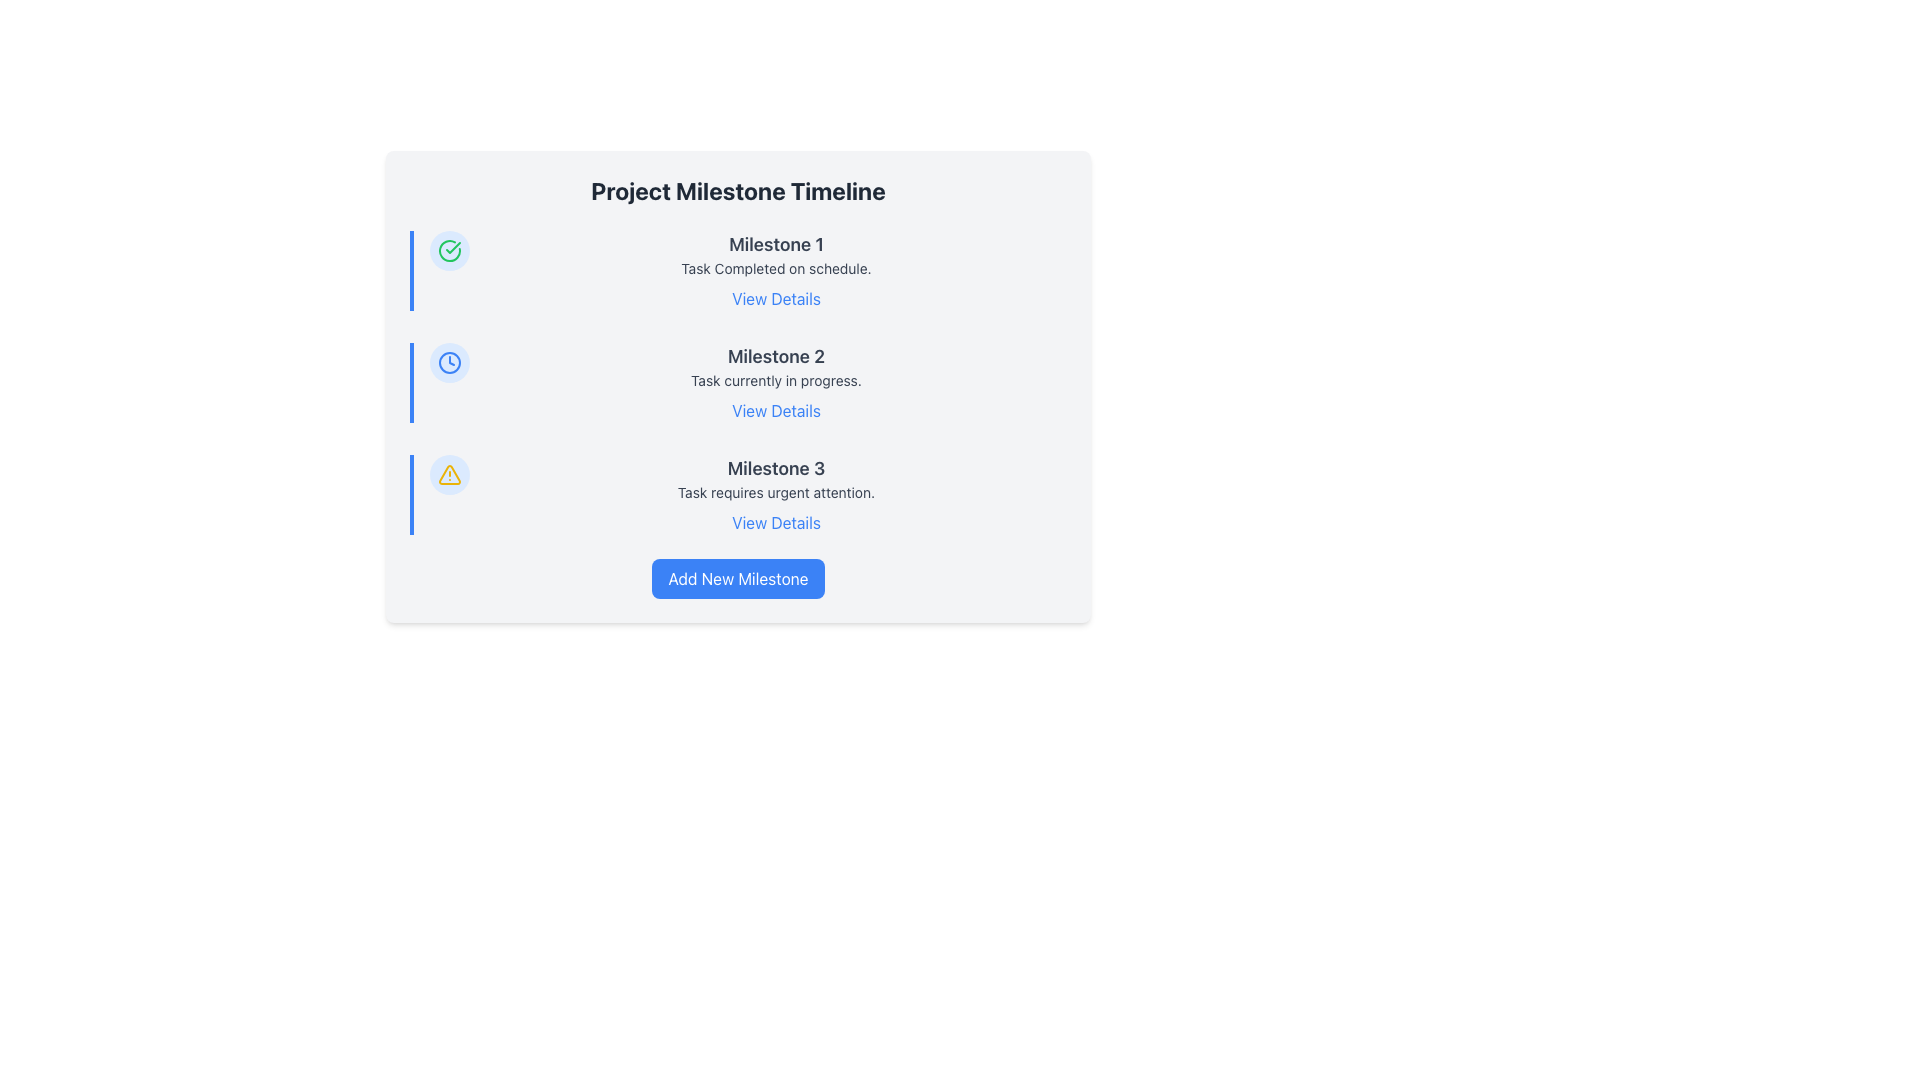 The image size is (1920, 1080). What do you see at coordinates (775, 469) in the screenshot?
I see `the descriptive text label indicating the title of the milestone, located at the center of the third milestone card` at bounding box center [775, 469].